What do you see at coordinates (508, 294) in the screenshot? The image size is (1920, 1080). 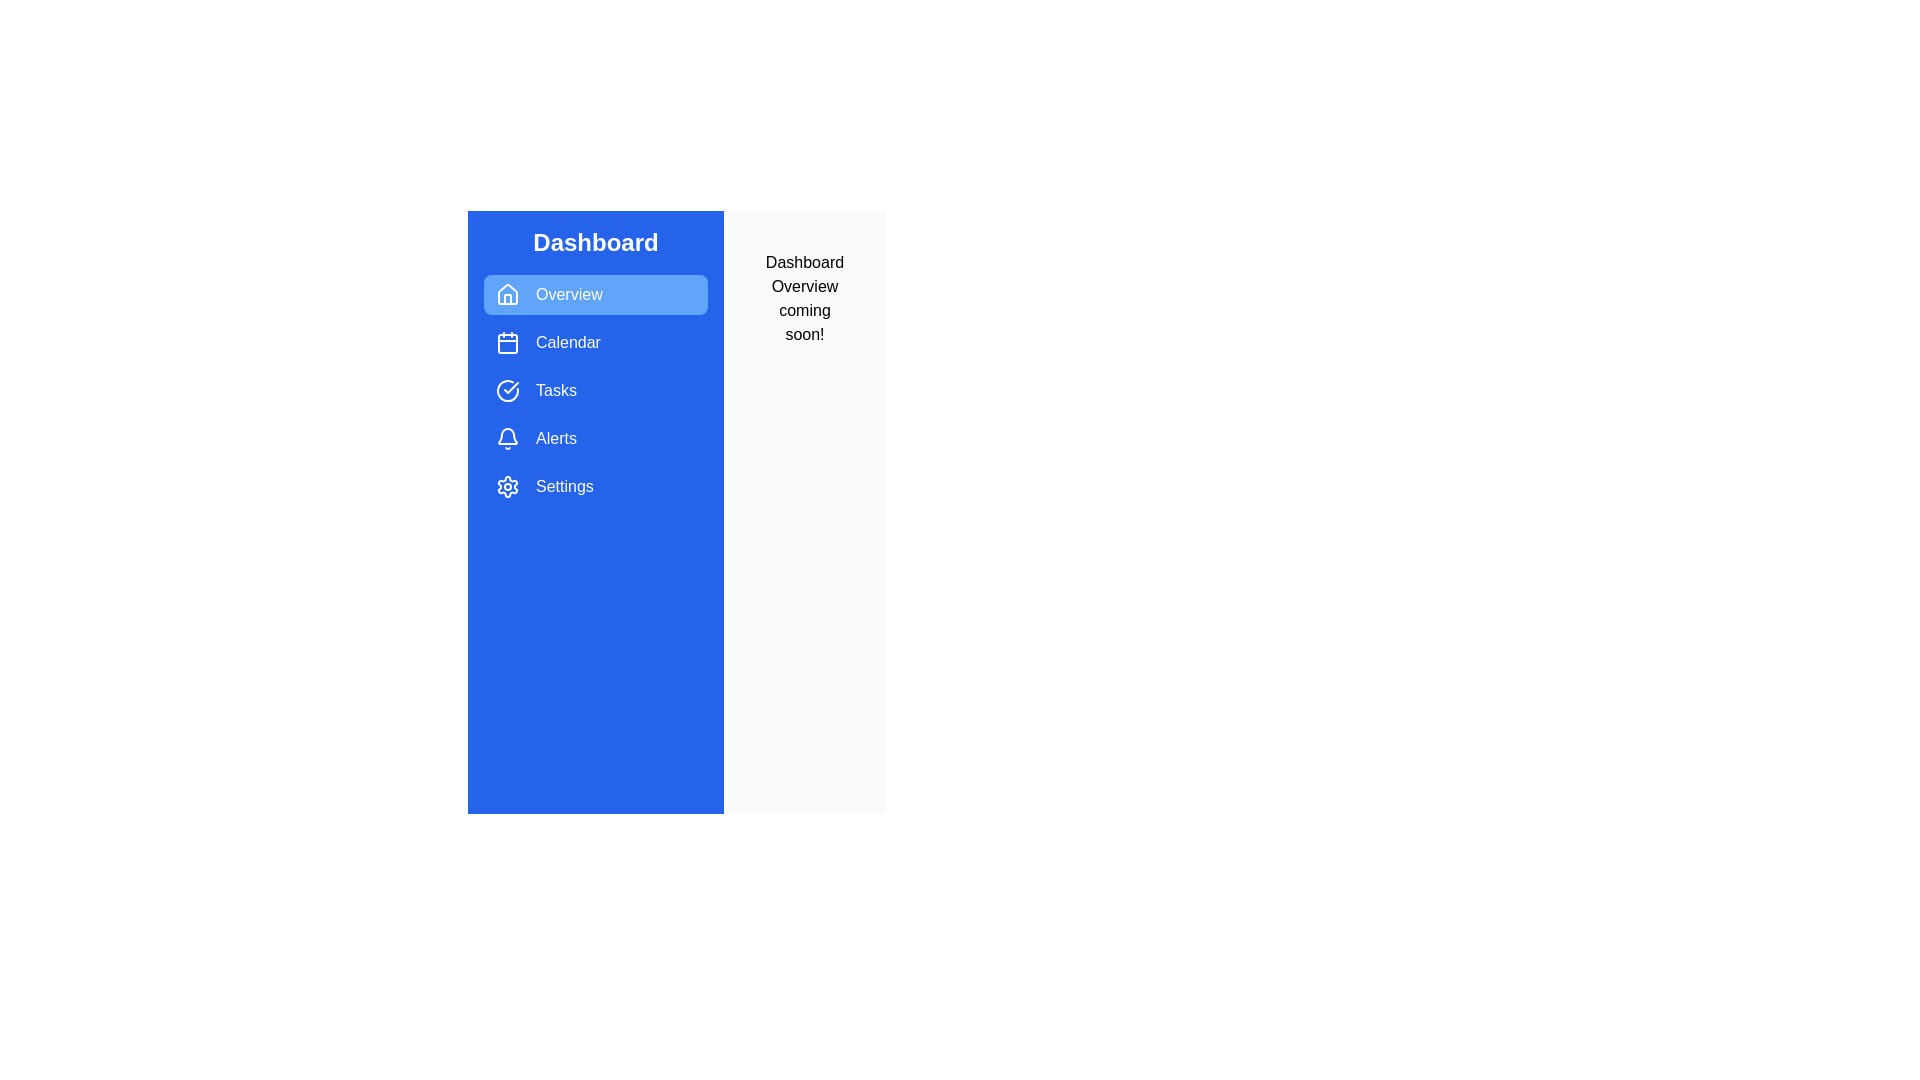 I see `the house icon representing the 'Overview' section in the left-side menu of the application` at bounding box center [508, 294].